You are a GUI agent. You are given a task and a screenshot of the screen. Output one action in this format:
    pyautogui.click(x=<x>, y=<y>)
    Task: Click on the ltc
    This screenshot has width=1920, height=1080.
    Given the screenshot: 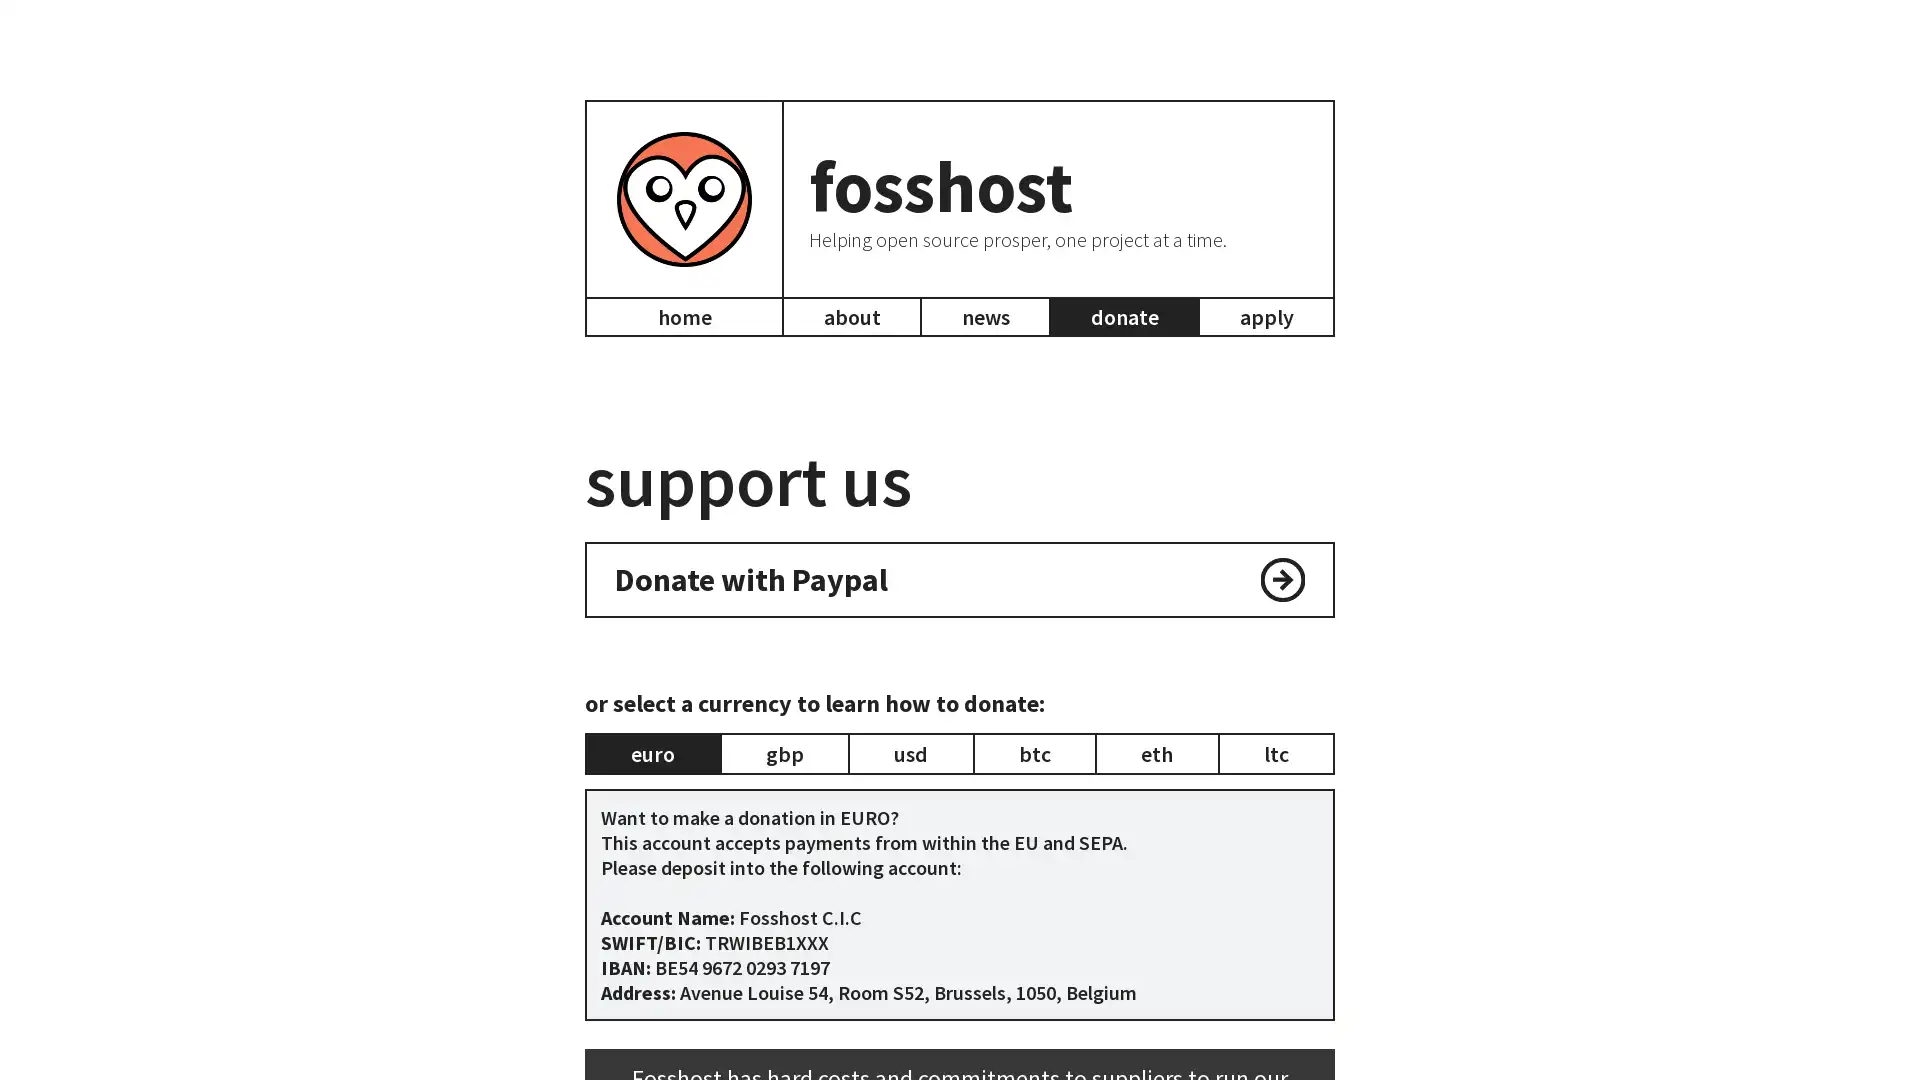 What is the action you would take?
    pyautogui.click(x=1275, y=753)
    